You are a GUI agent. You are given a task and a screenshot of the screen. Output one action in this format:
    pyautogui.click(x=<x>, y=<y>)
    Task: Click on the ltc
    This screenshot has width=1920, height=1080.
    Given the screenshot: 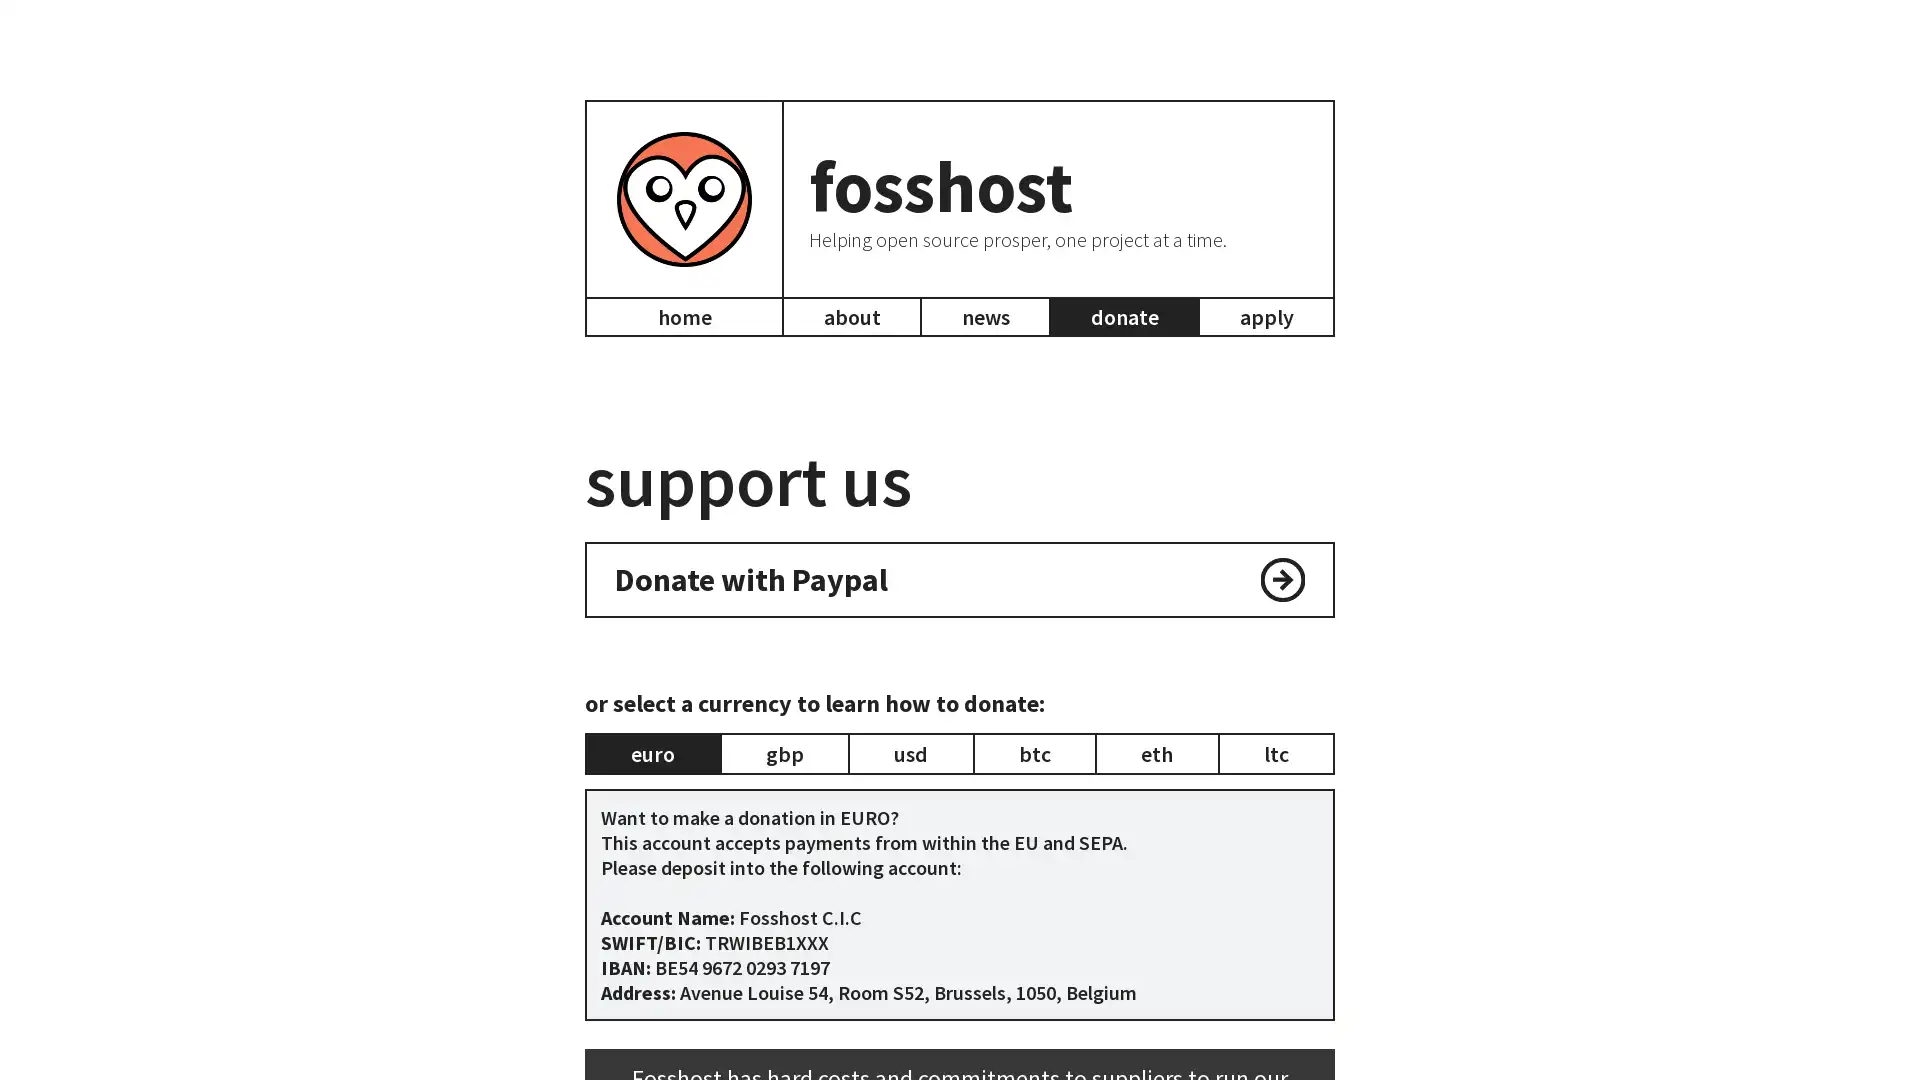 What is the action you would take?
    pyautogui.click(x=1275, y=753)
    